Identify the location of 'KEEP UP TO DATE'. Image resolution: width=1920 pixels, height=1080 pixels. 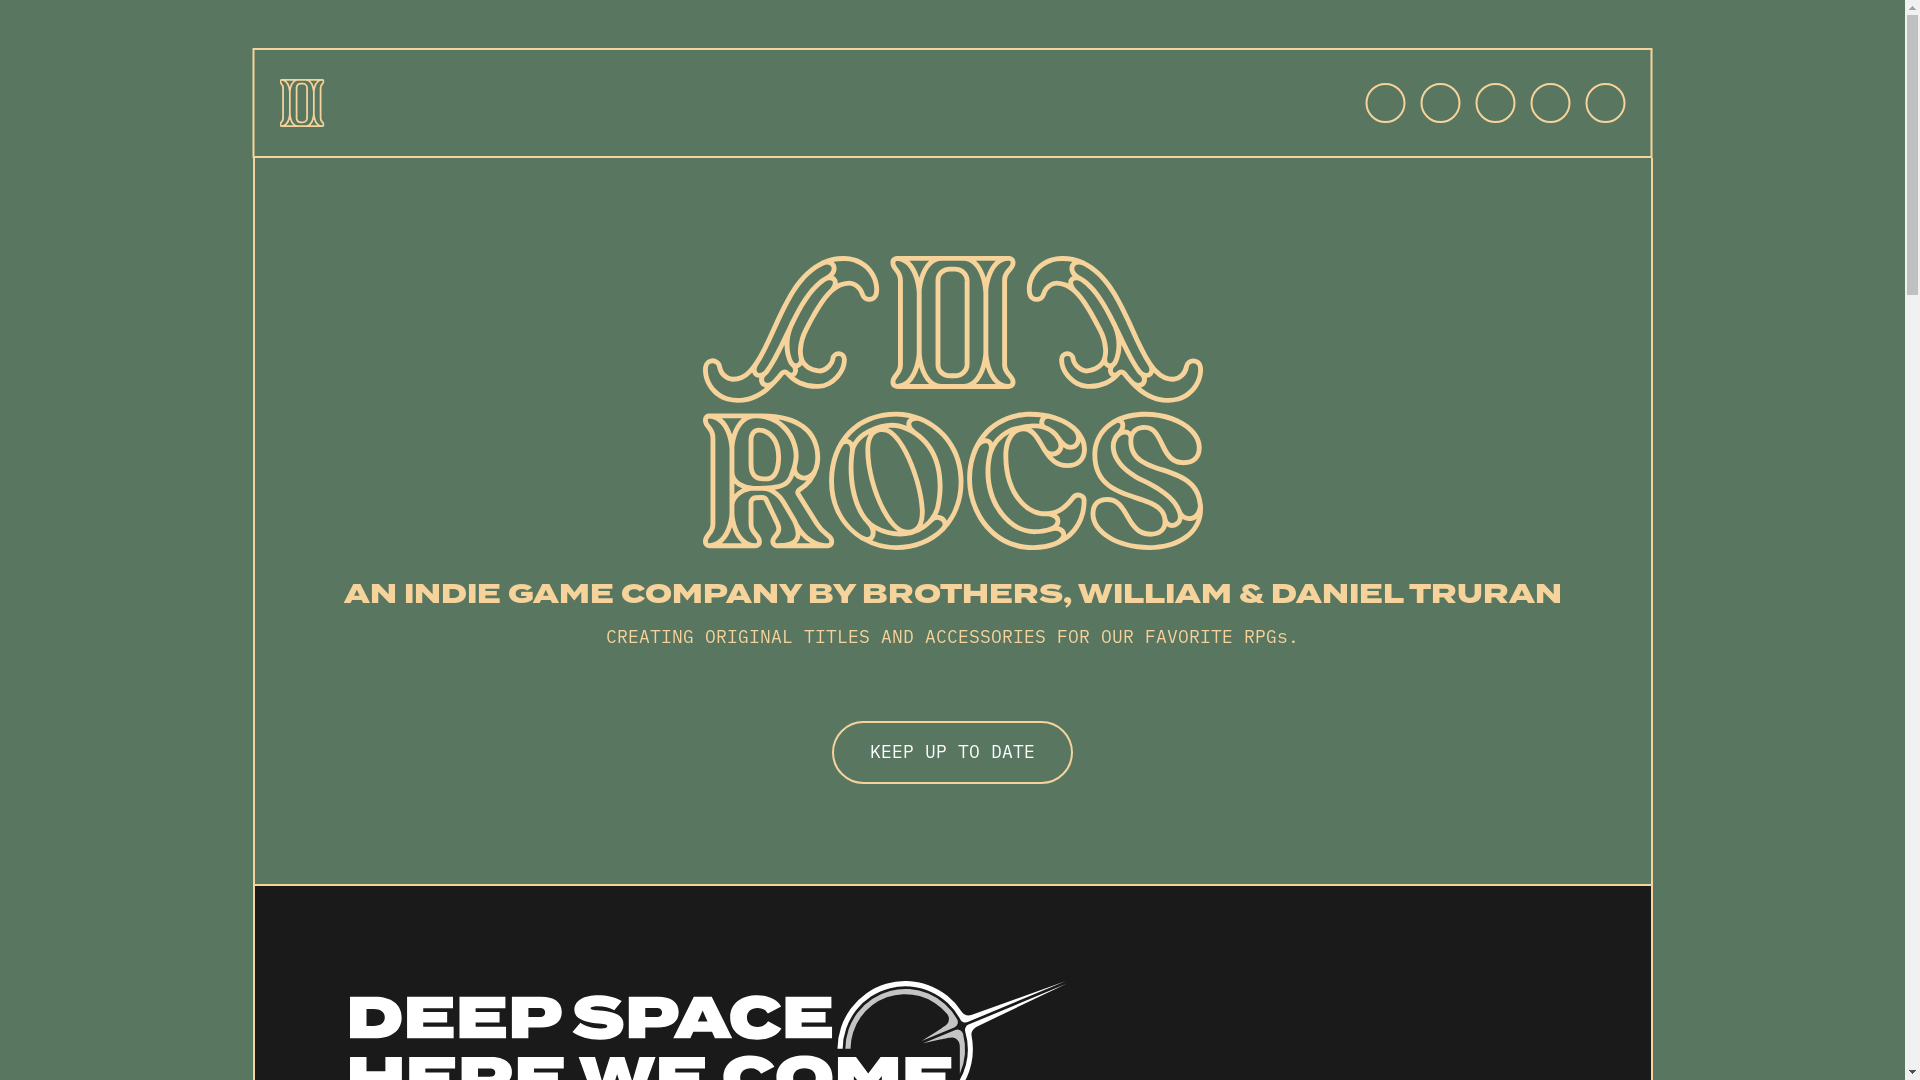
(951, 752).